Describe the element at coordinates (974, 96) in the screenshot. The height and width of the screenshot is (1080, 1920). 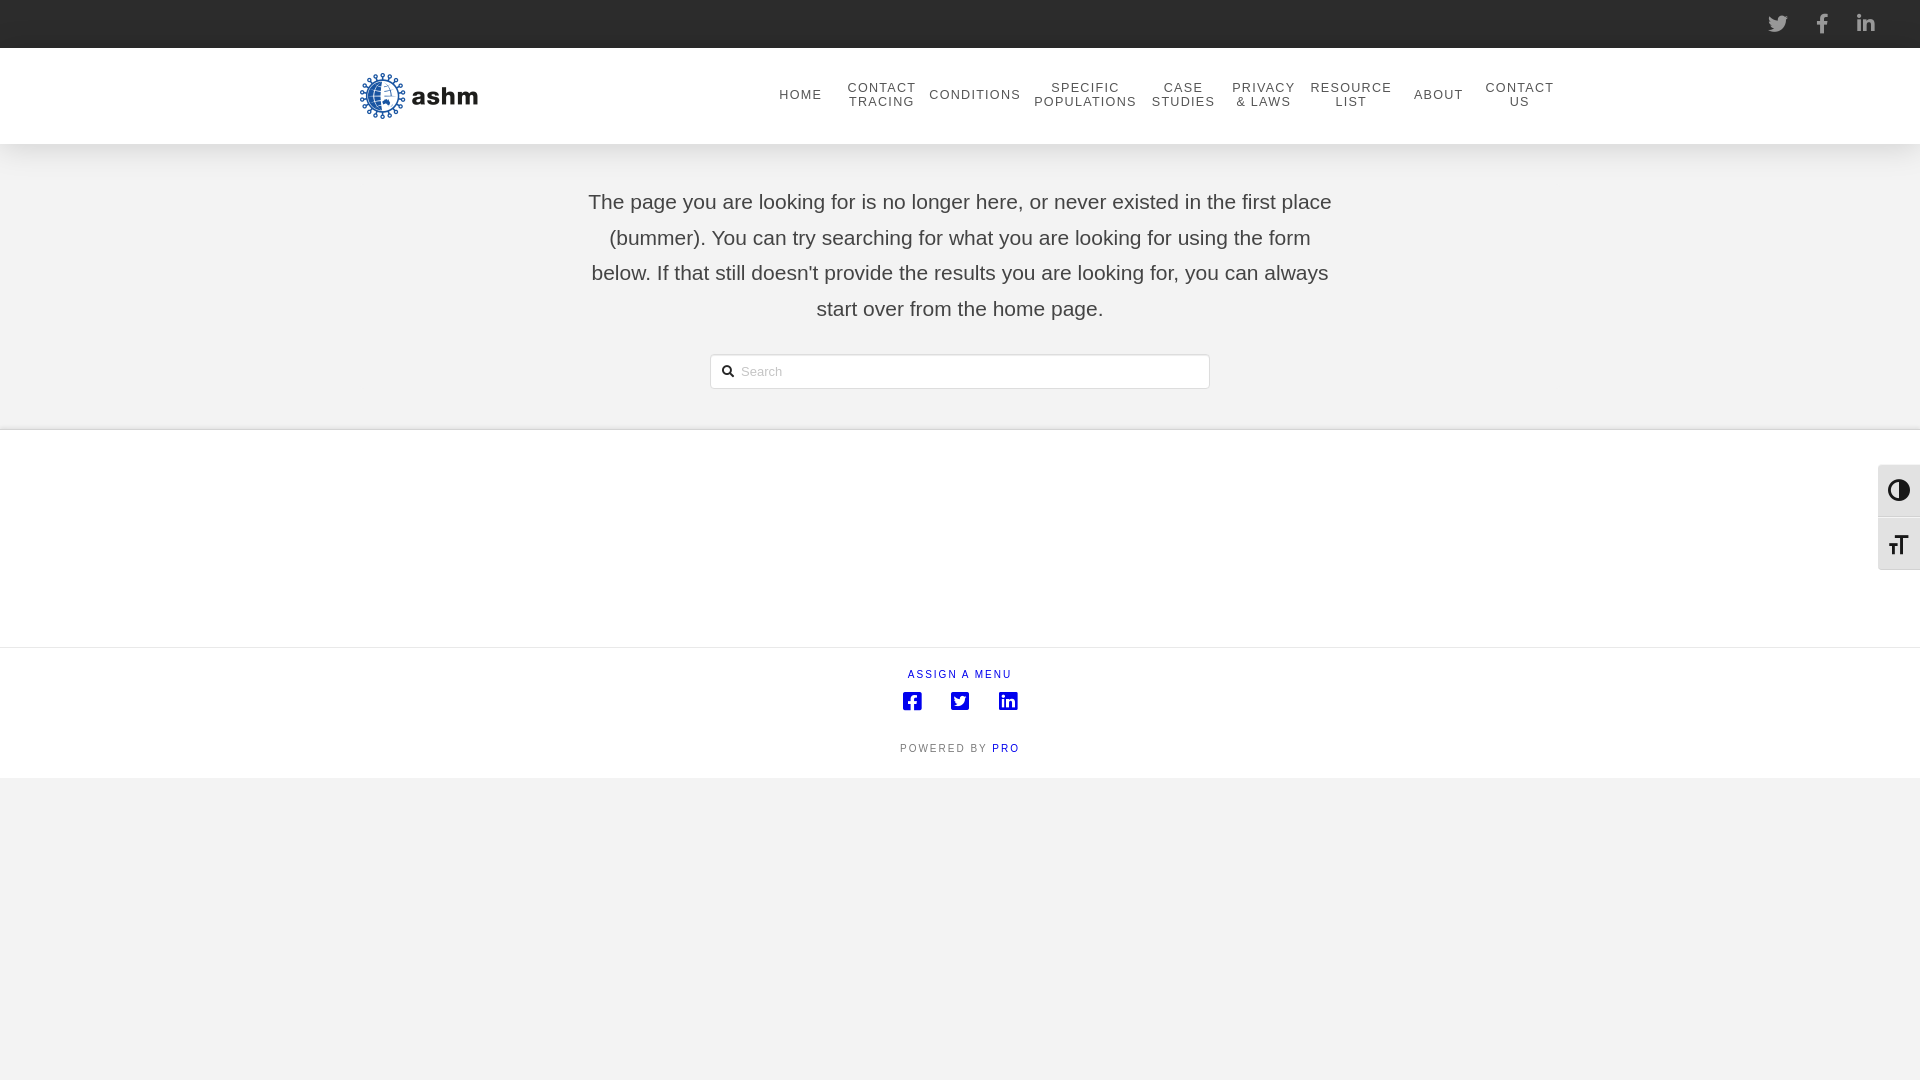
I see `'CONDITIONS'` at that location.